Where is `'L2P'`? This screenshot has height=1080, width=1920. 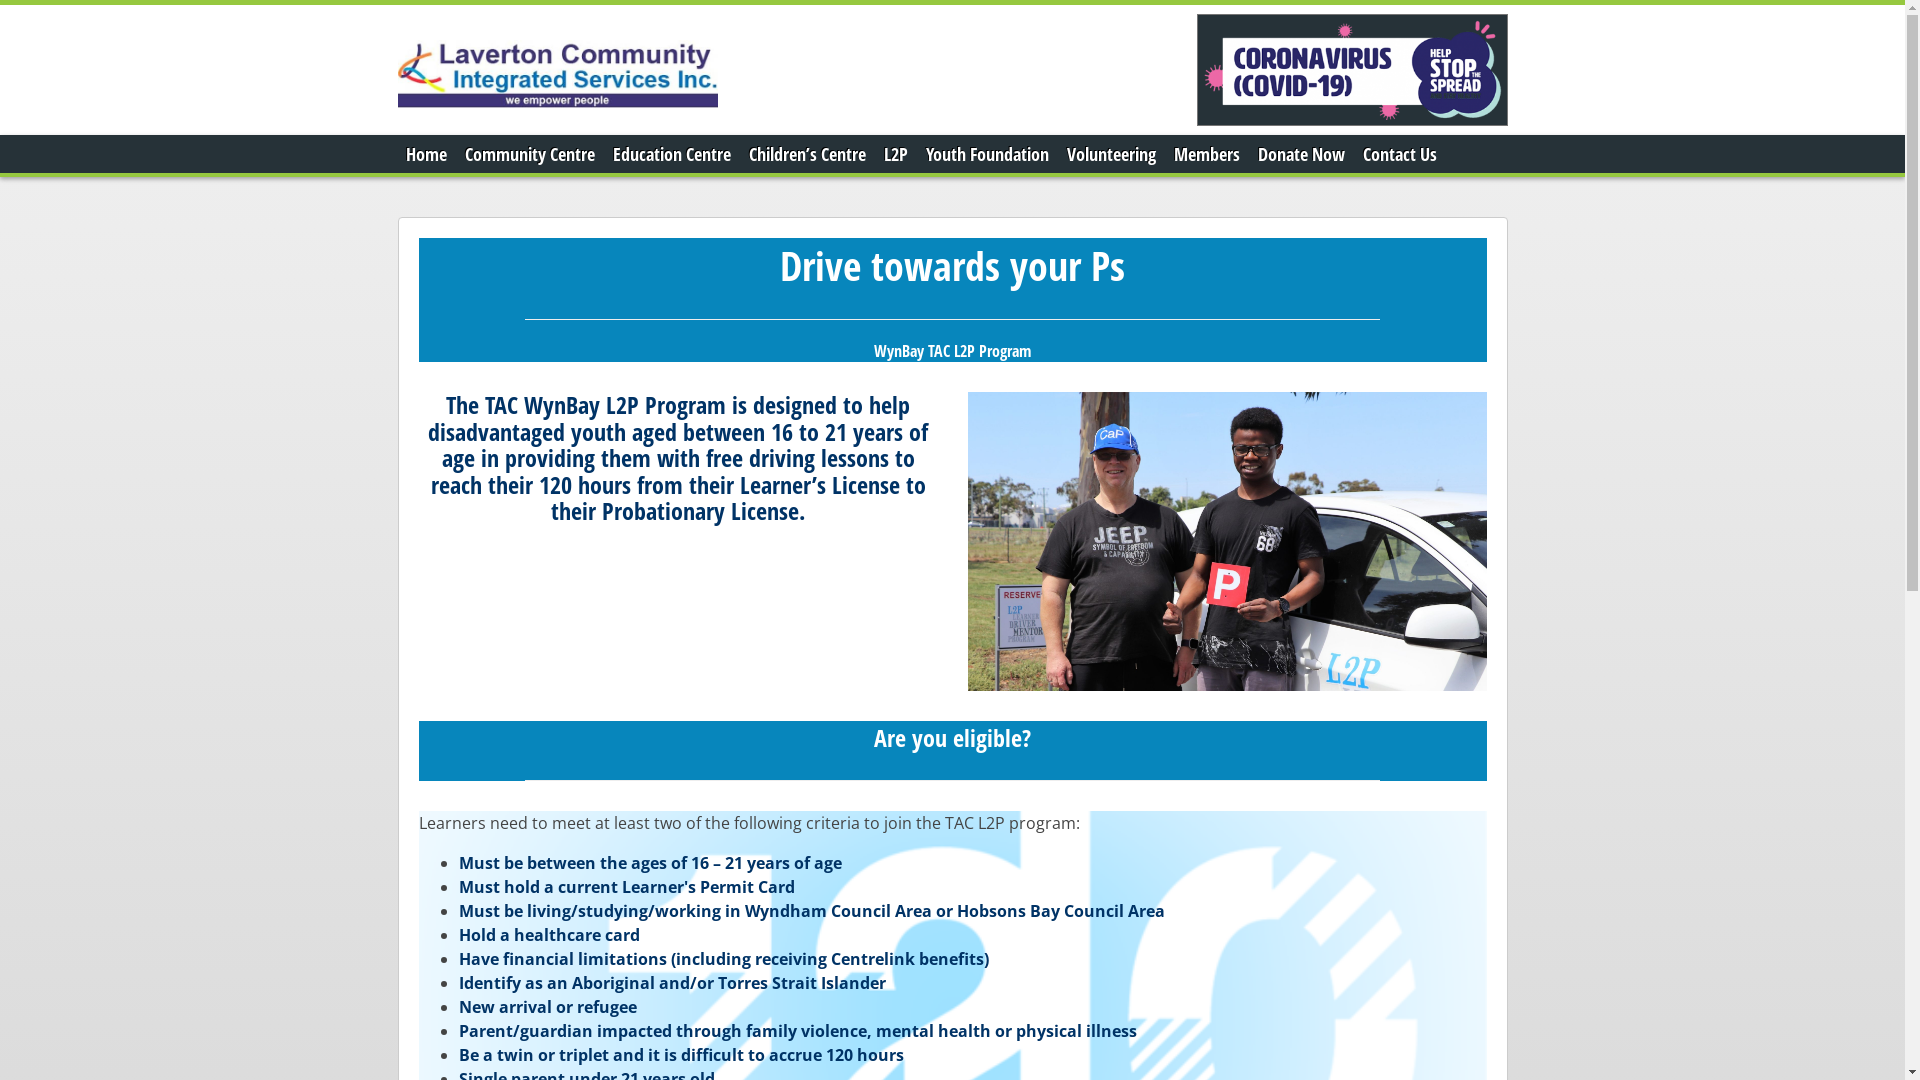
'L2P' is located at coordinates (895, 153).